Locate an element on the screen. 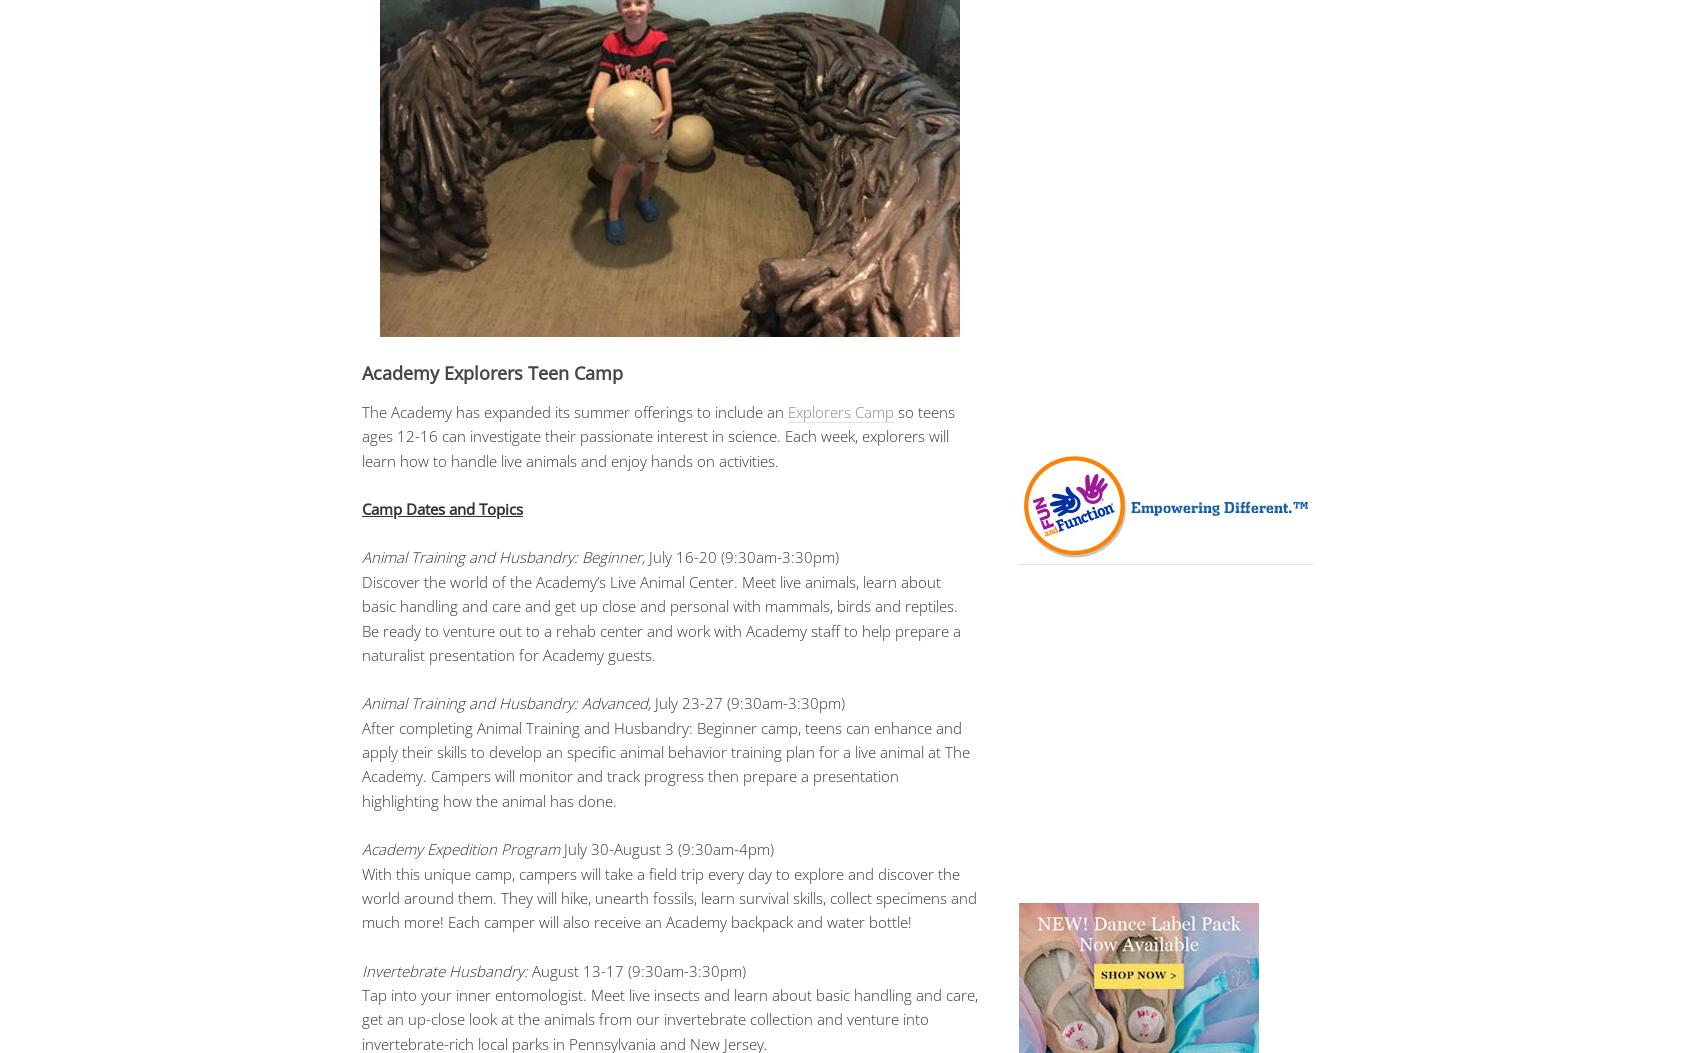  'Animal Training and Husbandry: Beginner,' is located at coordinates (503, 556).